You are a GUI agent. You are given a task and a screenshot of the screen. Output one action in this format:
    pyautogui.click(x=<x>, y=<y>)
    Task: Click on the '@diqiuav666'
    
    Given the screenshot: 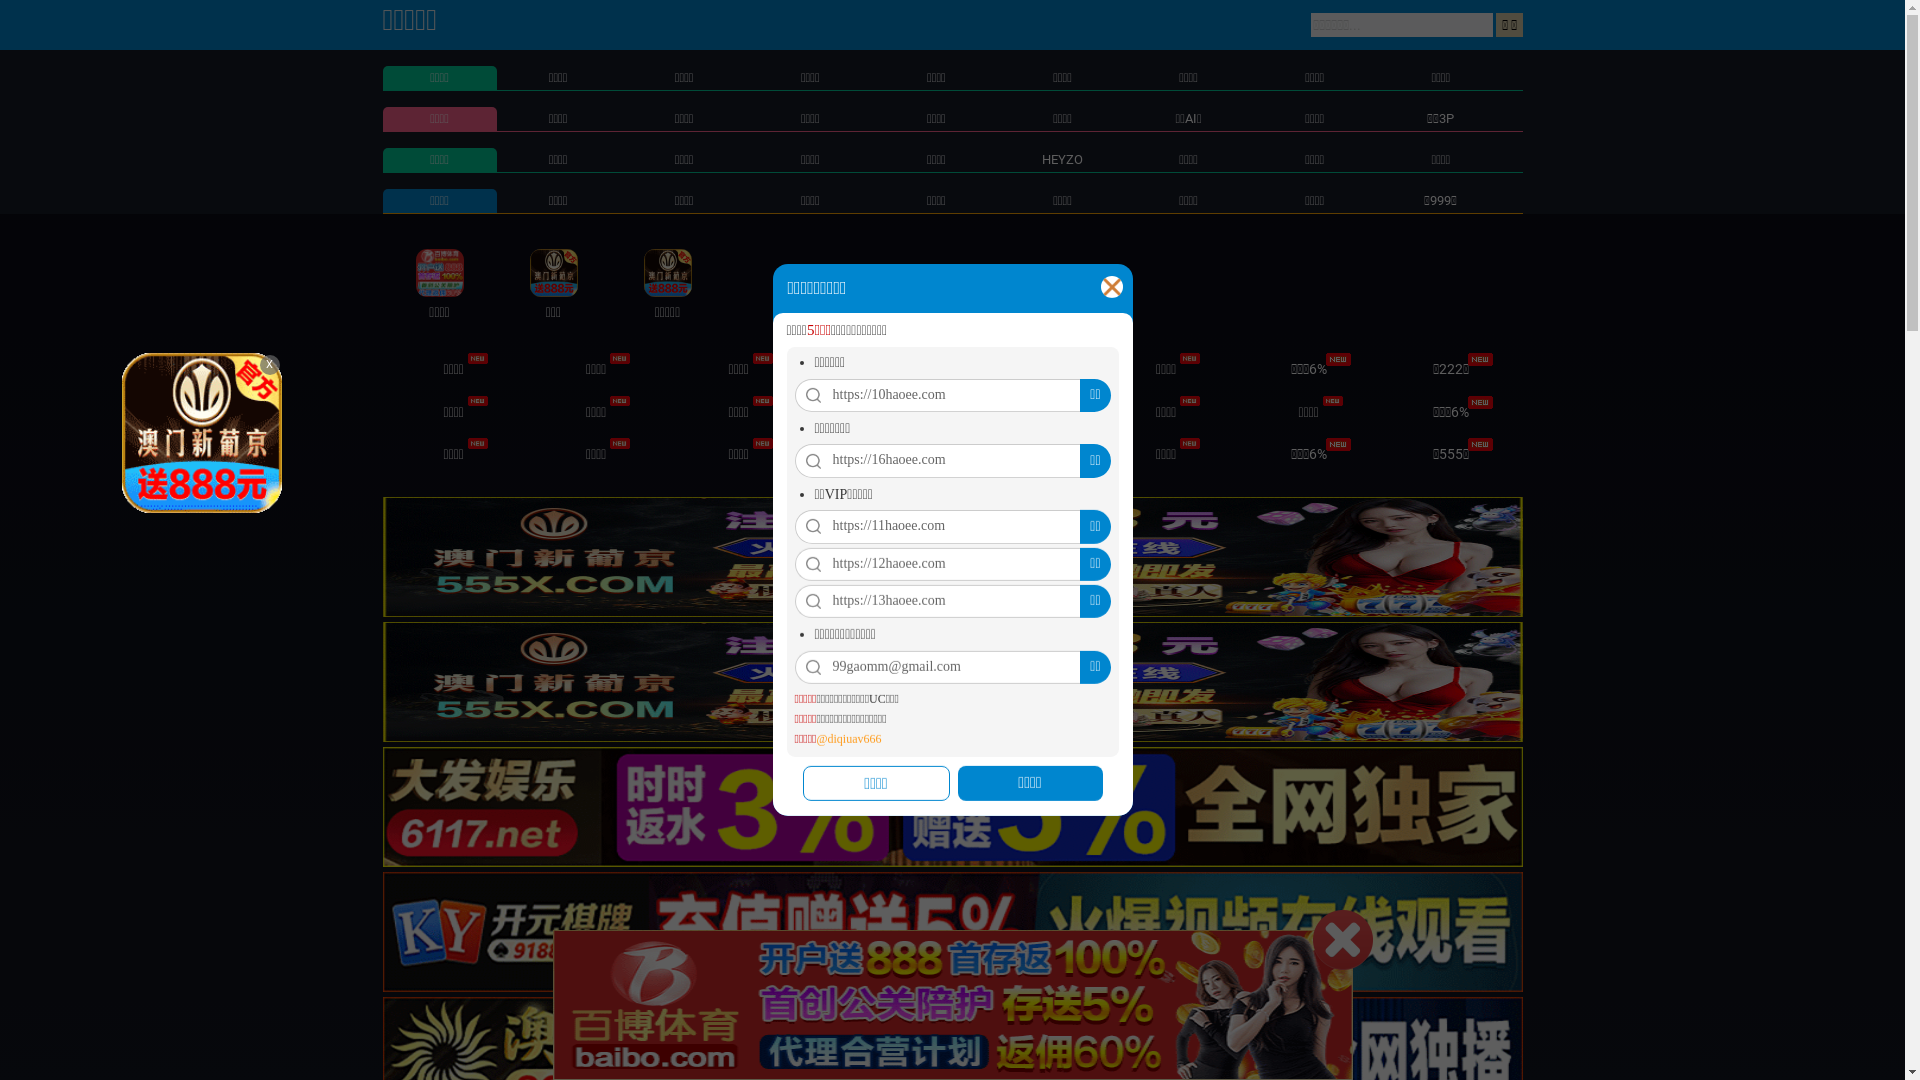 What is the action you would take?
    pyautogui.click(x=848, y=739)
    